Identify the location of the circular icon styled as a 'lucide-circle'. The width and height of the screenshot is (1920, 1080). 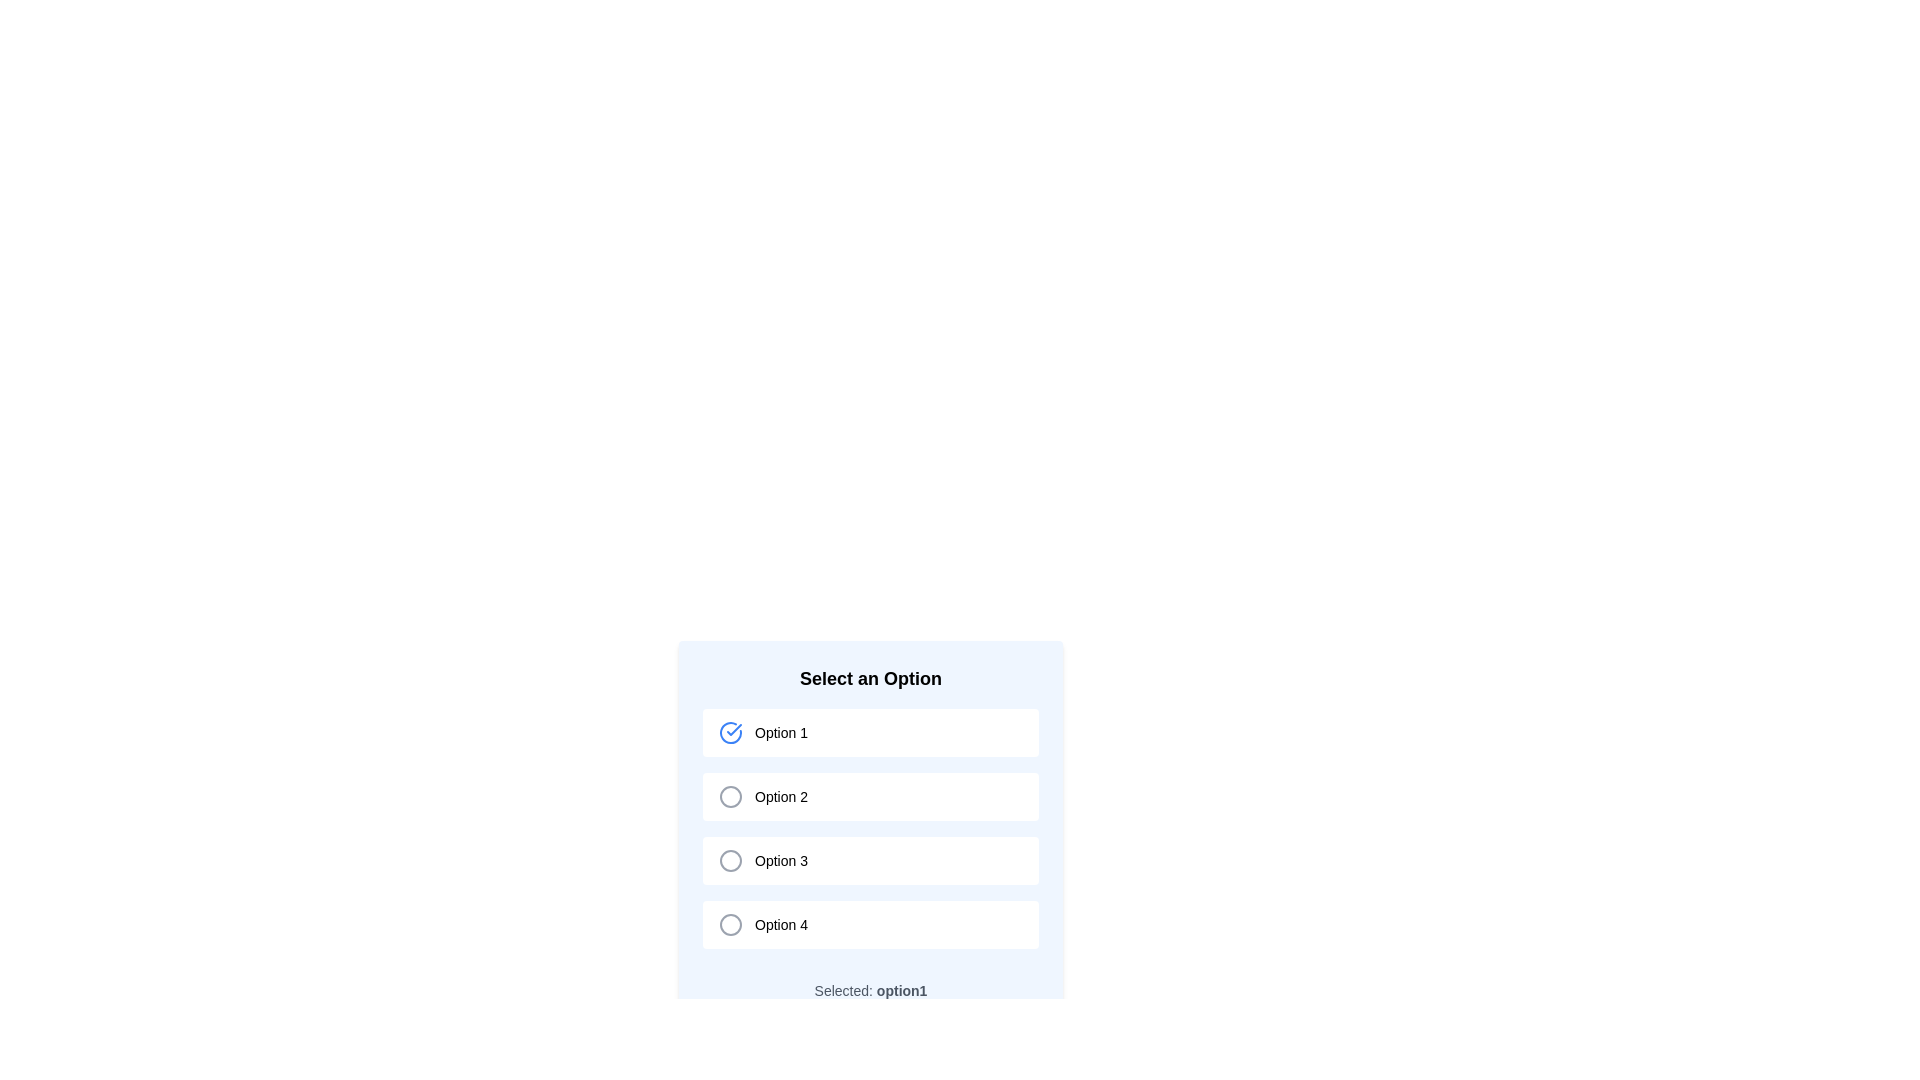
(729, 859).